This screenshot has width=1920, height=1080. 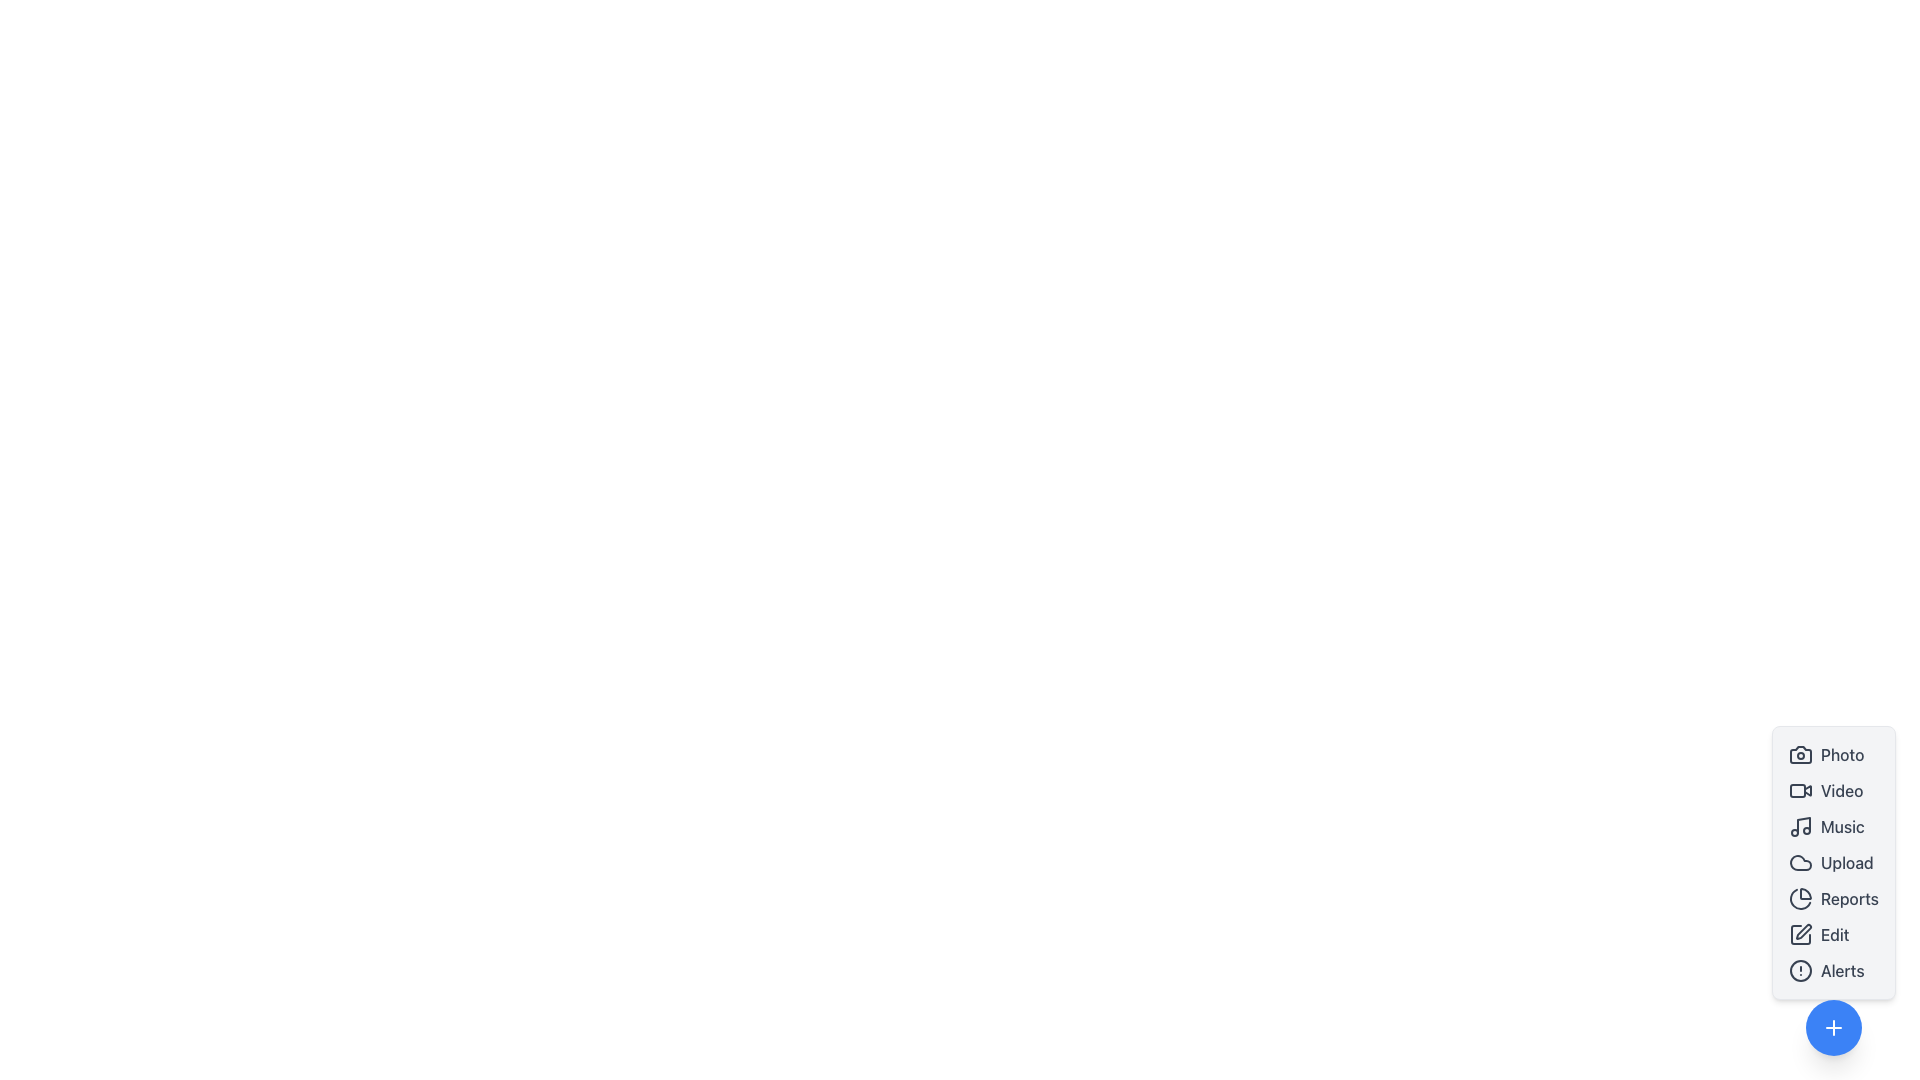 I want to click on the label that indicates functionality for managing or viewing photos, which is located to the right of the camera icon and is the first item in a vertical stack of options, so click(x=1841, y=755).